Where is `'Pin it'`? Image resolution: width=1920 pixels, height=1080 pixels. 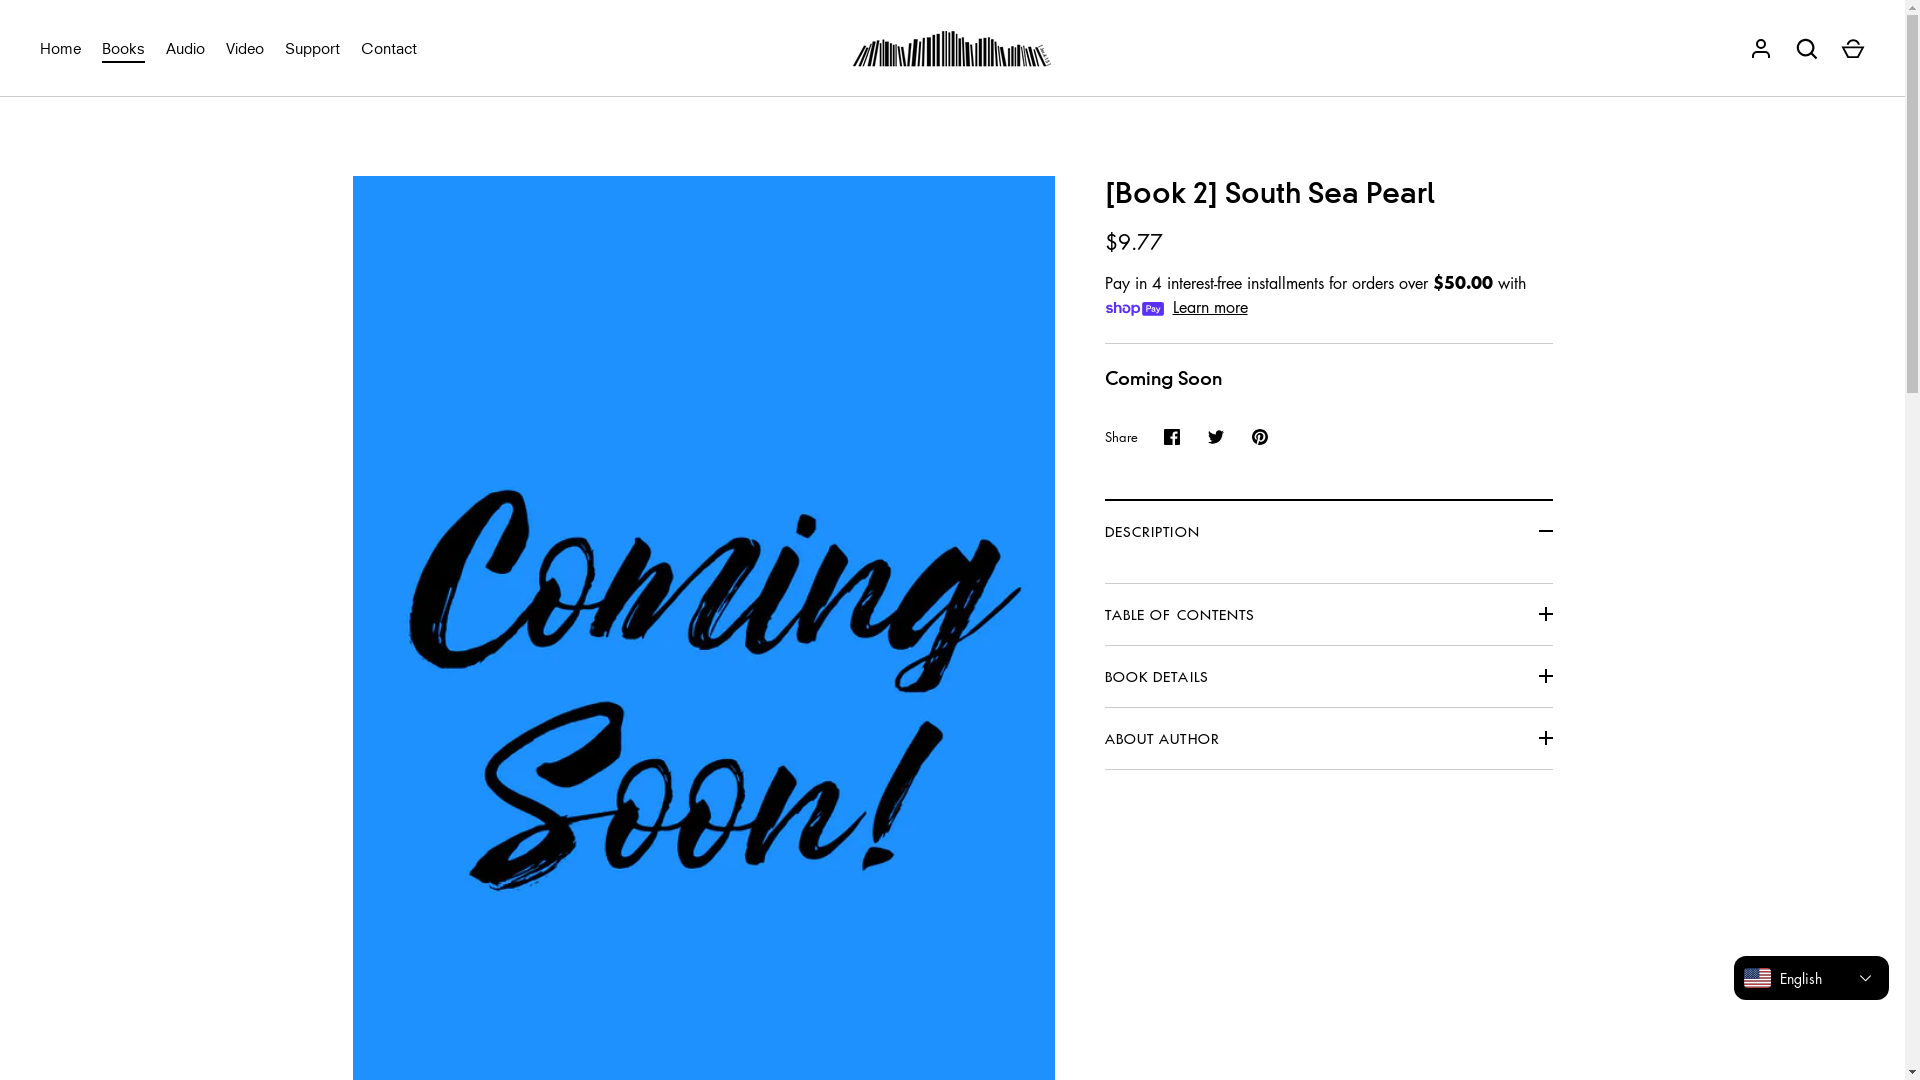
'Pin it' is located at coordinates (1237, 435).